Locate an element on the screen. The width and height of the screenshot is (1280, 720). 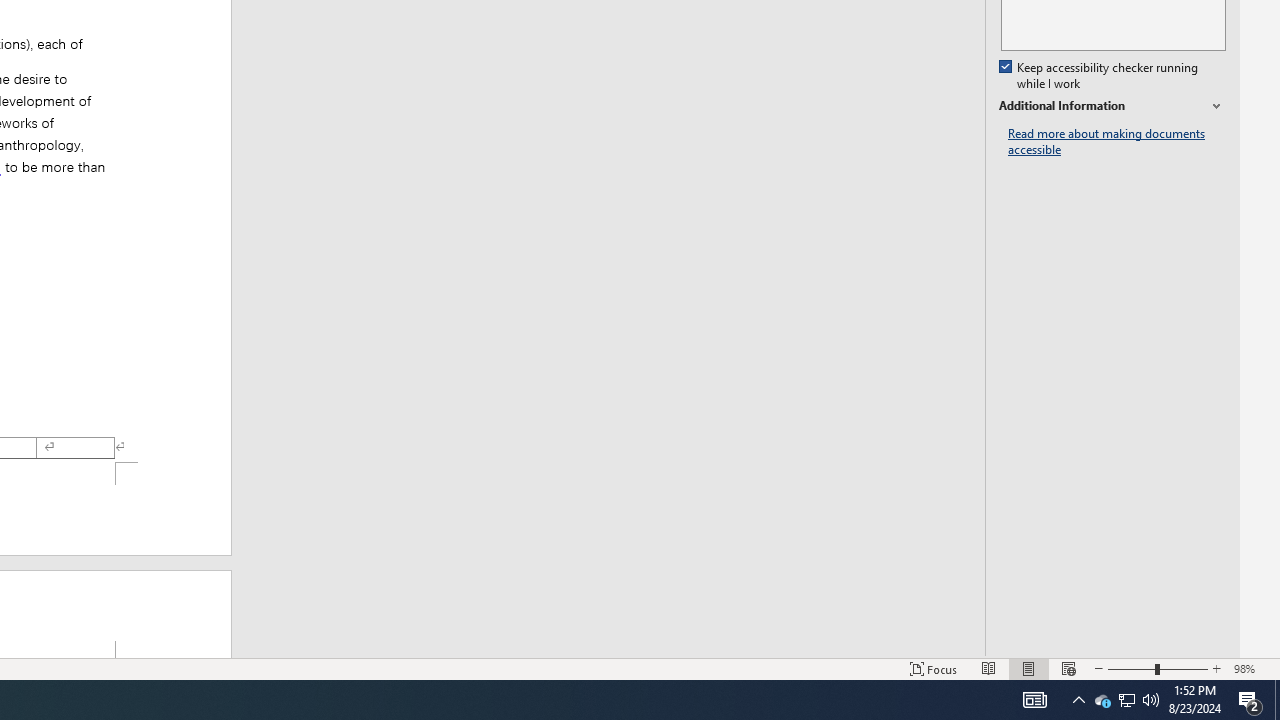
'Keep accessibility checker running while I work' is located at coordinates (1099, 75).